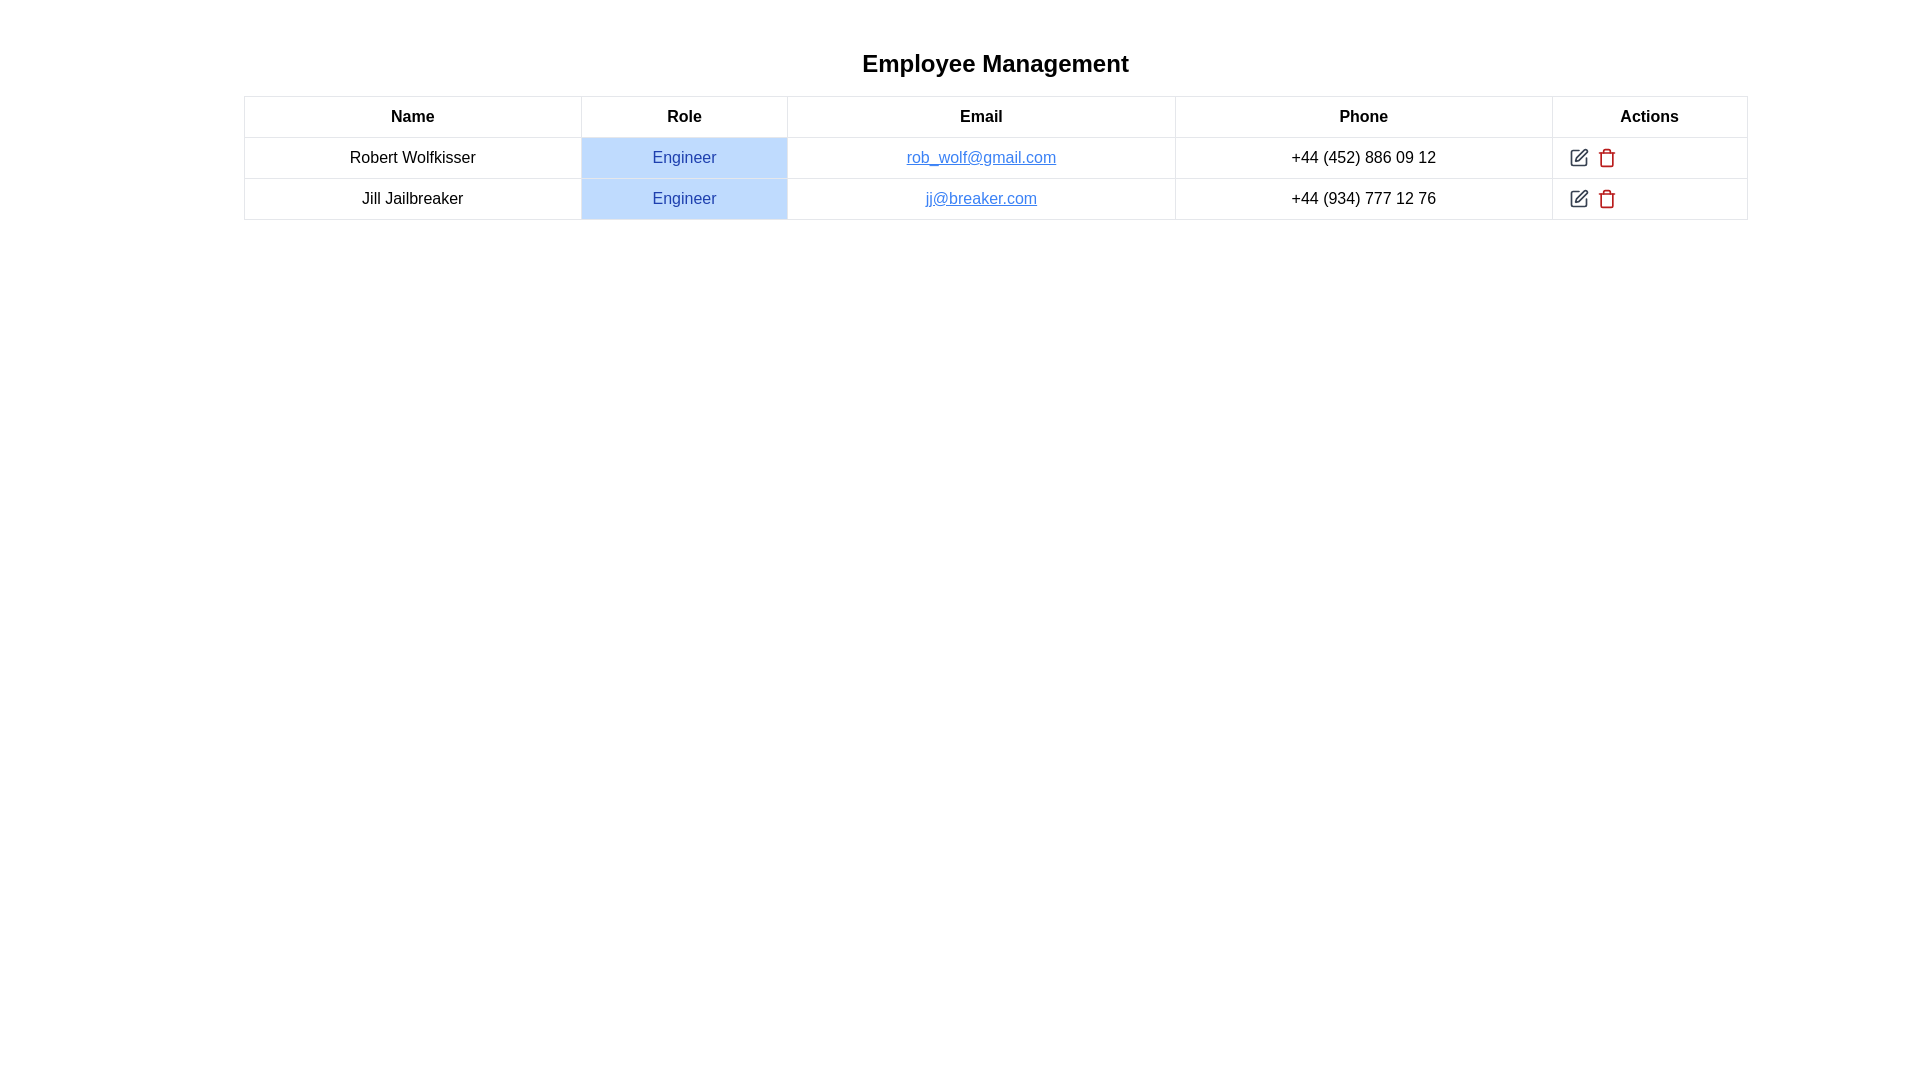 This screenshot has width=1920, height=1080. Describe the element at coordinates (1362, 199) in the screenshot. I see `contact phone number displayed in the second row of the table under the 'Phone' column, located between the email address column and the action icons` at that location.